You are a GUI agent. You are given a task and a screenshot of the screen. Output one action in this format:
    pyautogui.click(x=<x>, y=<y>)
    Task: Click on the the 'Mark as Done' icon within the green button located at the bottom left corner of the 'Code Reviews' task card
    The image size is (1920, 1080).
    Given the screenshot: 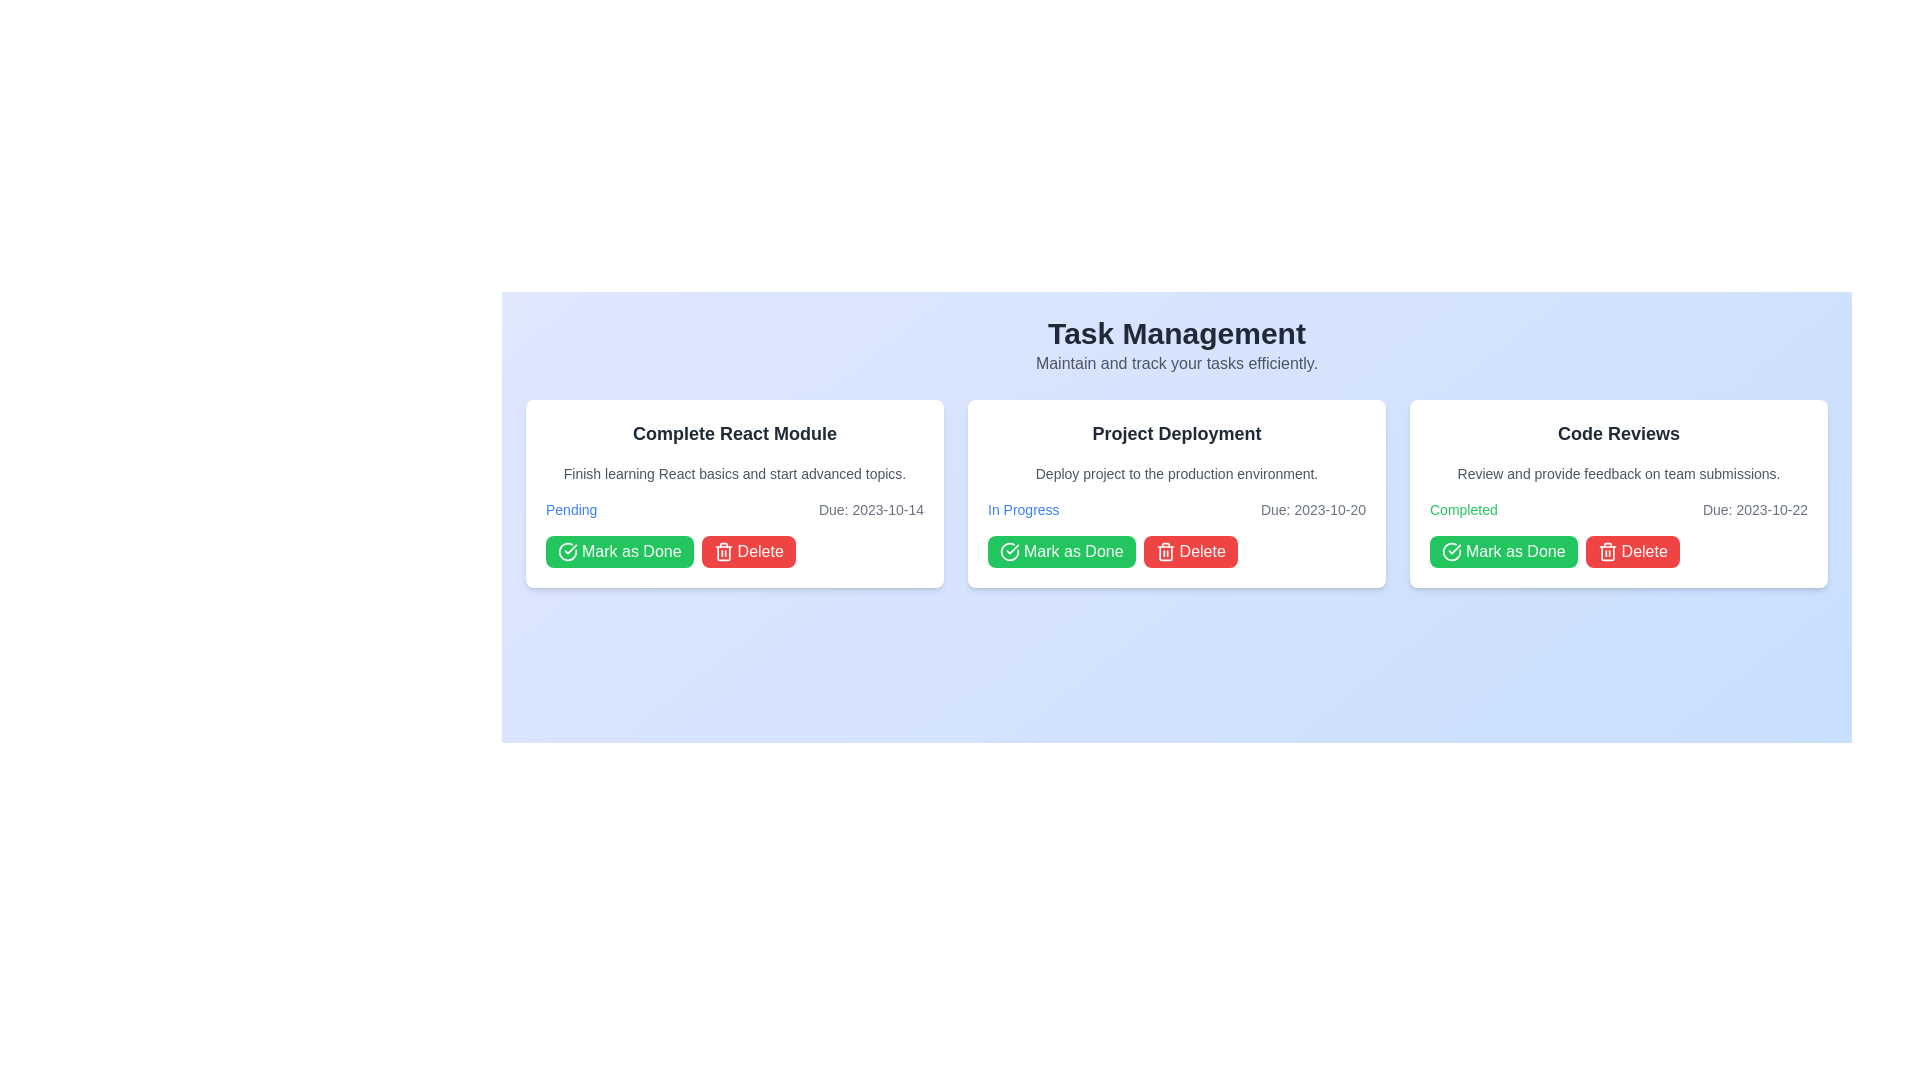 What is the action you would take?
    pyautogui.click(x=1451, y=551)
    